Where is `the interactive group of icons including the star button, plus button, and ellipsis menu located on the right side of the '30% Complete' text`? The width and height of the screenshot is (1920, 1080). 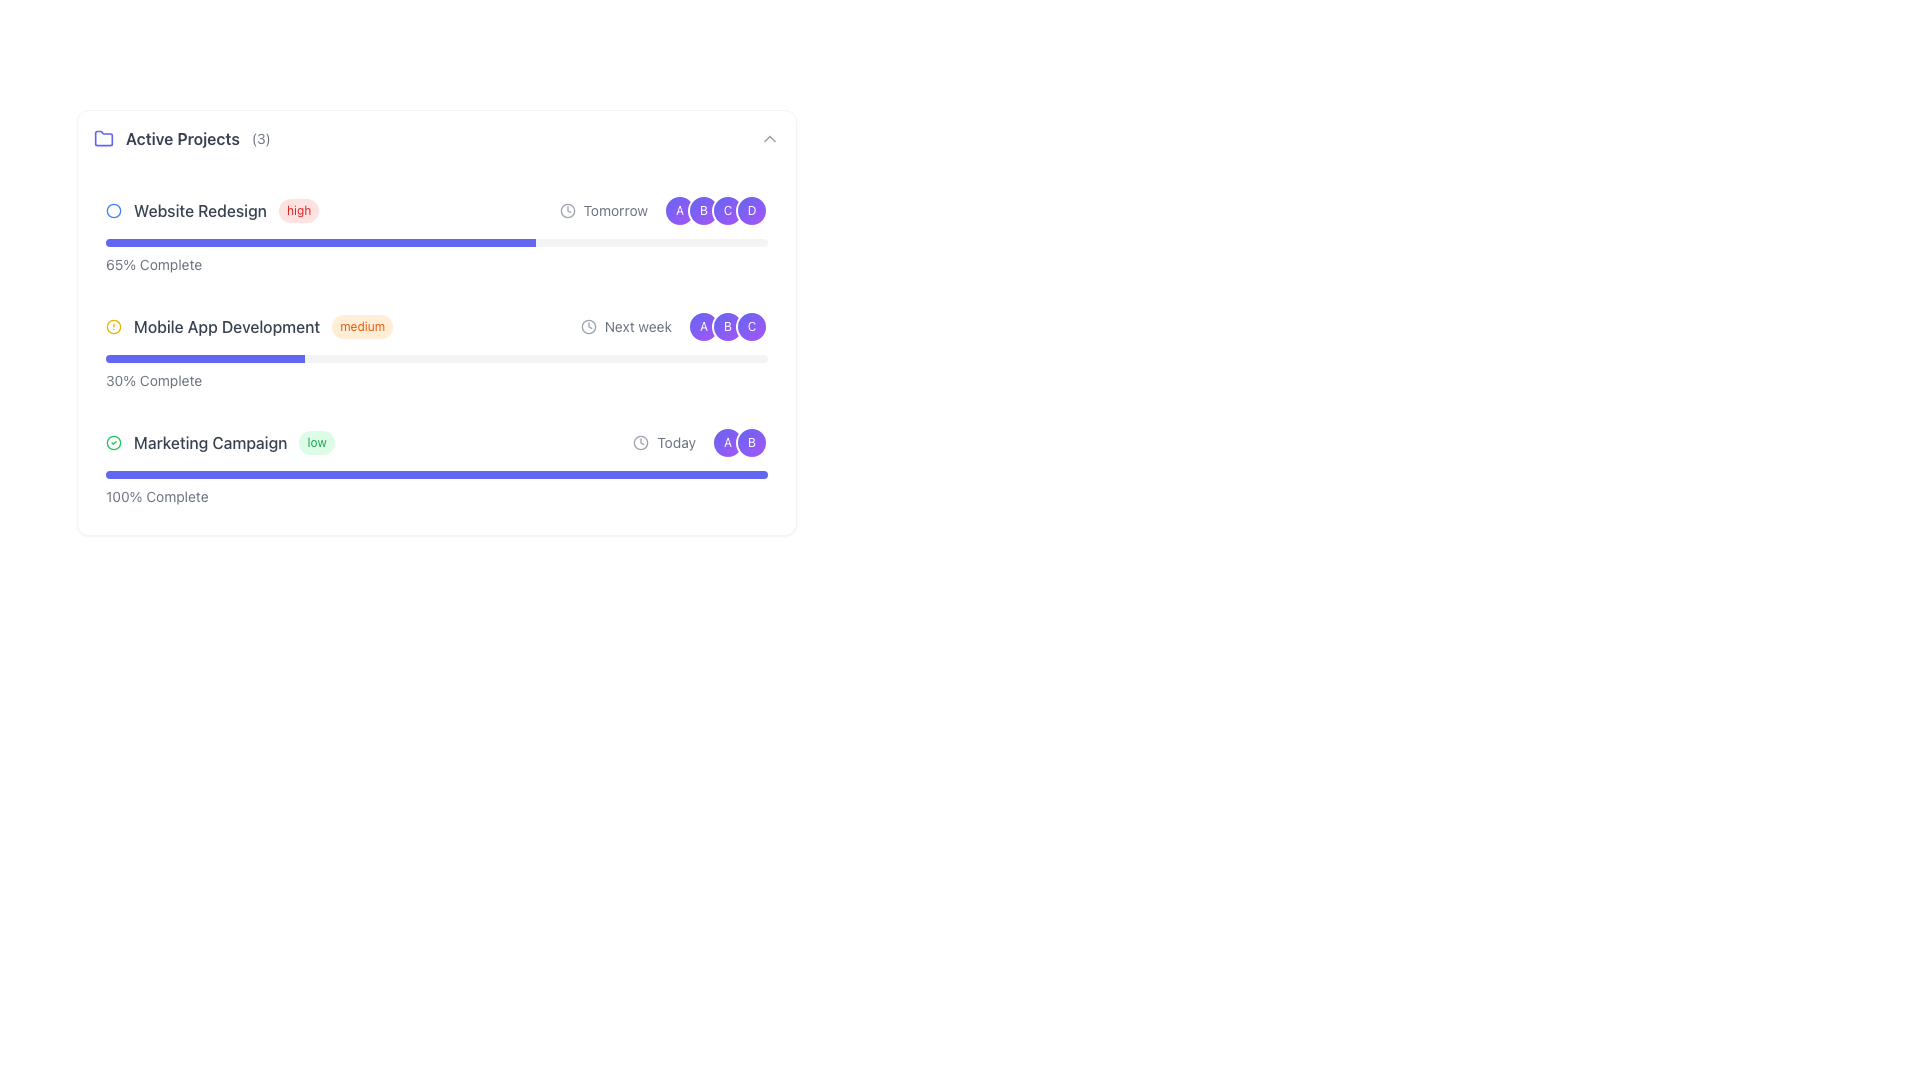
the interactive group of icons including the star button, plus button, and ellipsis menu located on the right side of the '30% Complete' text is located at coordinates (730, 381).